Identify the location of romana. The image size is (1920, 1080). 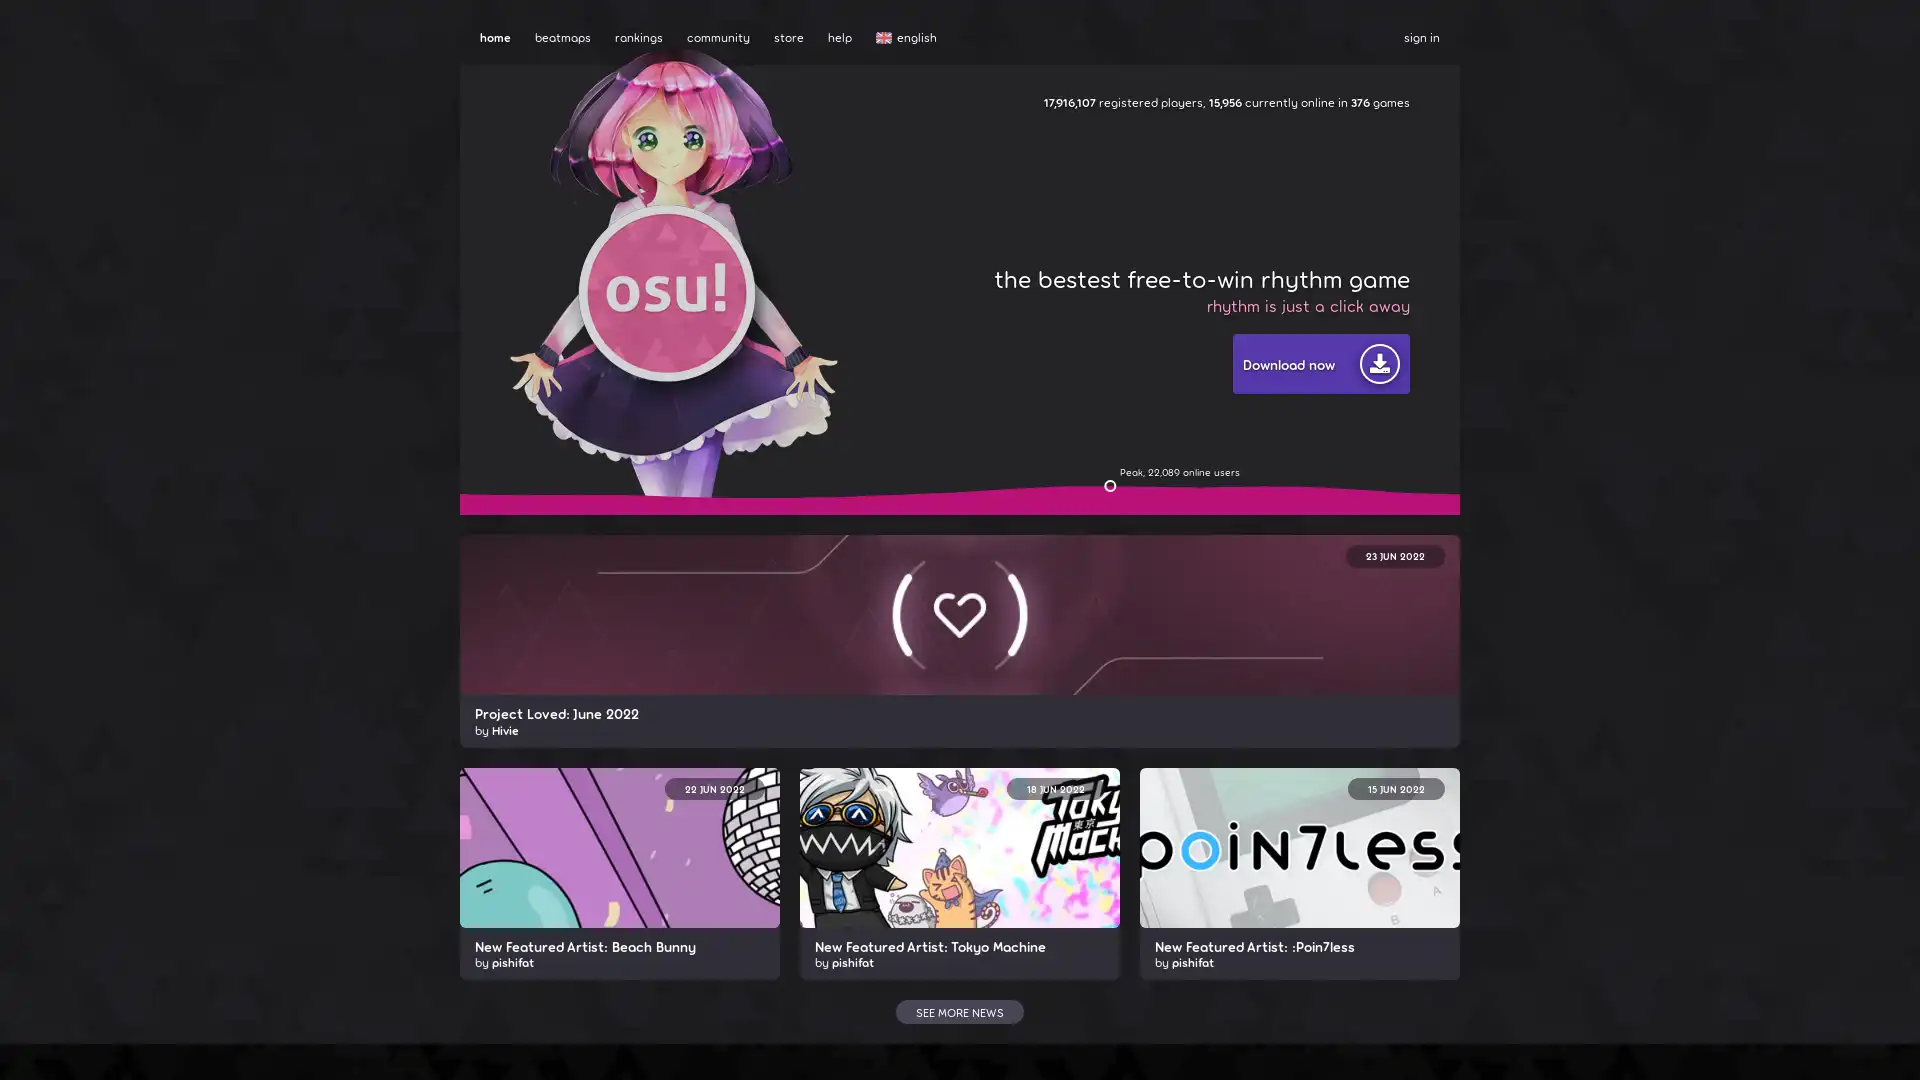
(935, 596).